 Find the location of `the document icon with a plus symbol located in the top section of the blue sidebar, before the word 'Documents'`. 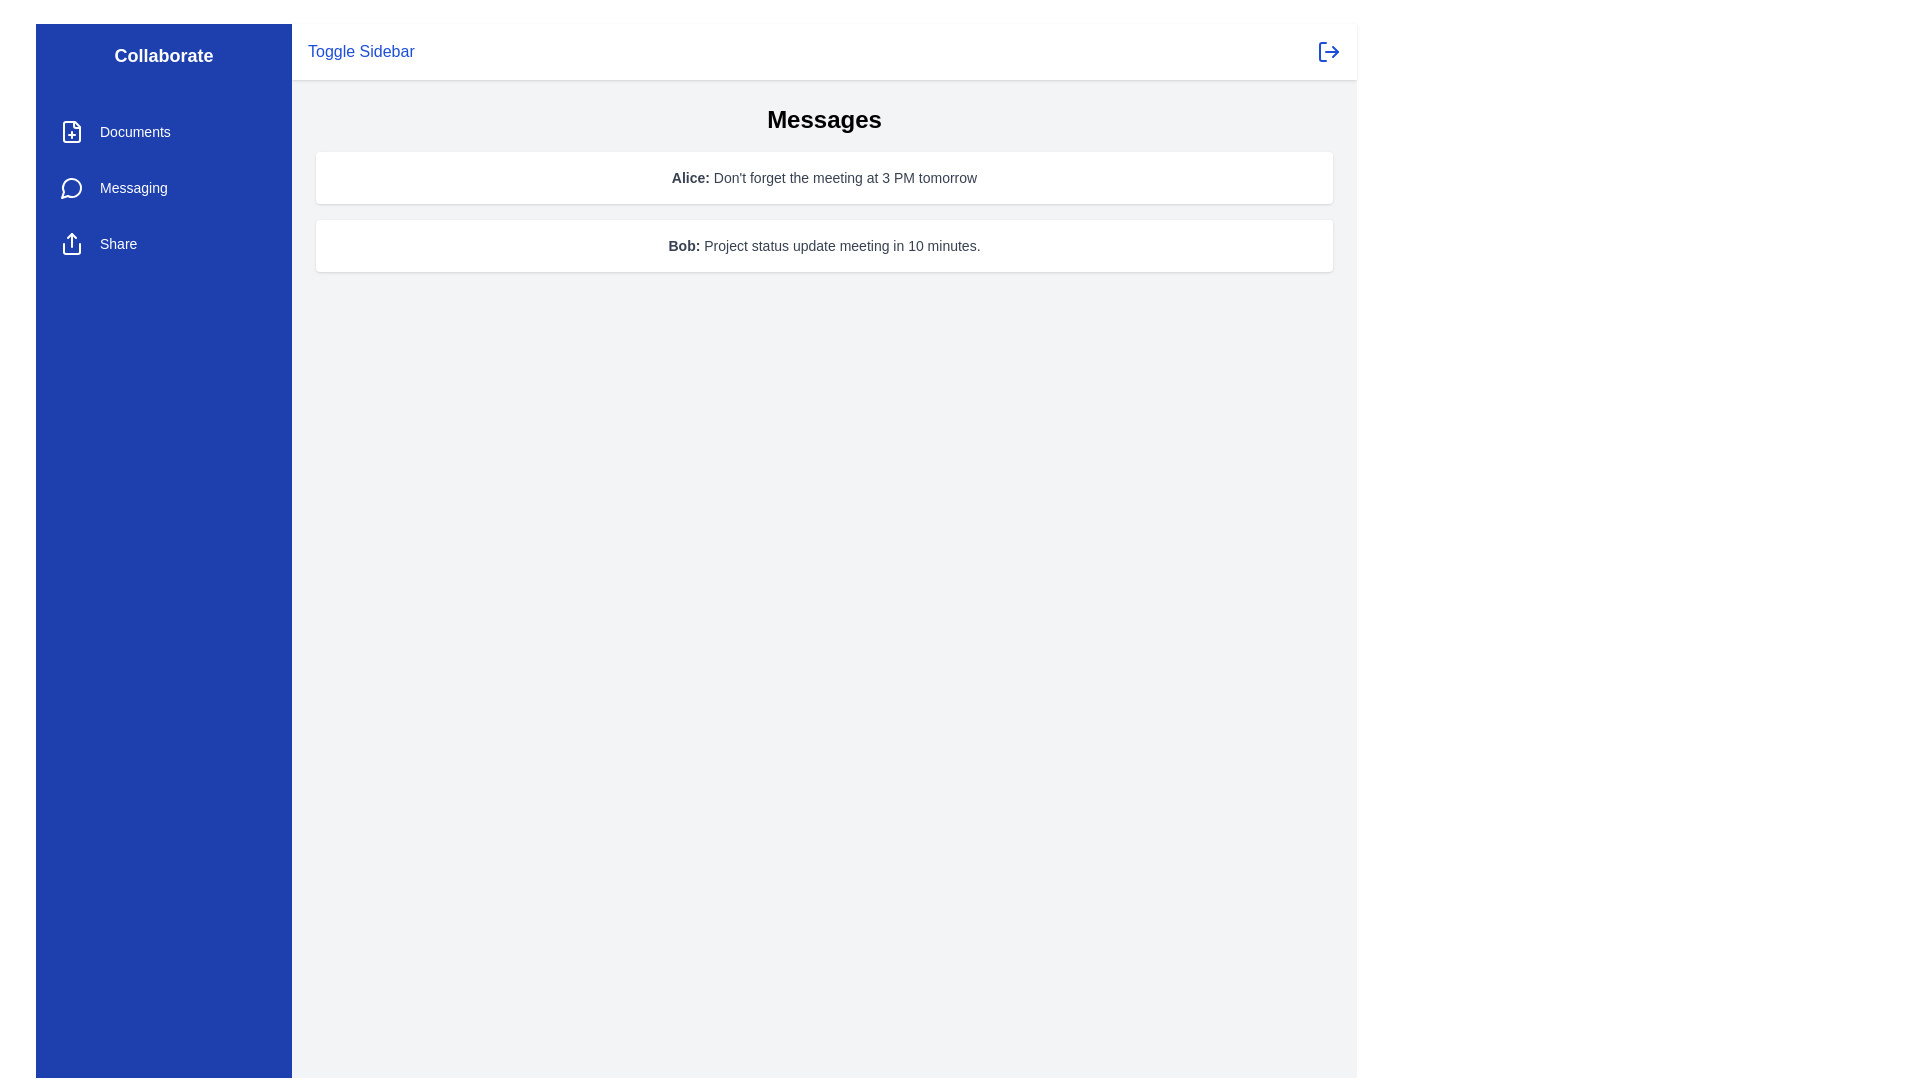

the document icon with a plus symbol located in the top section of the blue sidebar, before the word 'Documents' is located at coordinates (72, 131).